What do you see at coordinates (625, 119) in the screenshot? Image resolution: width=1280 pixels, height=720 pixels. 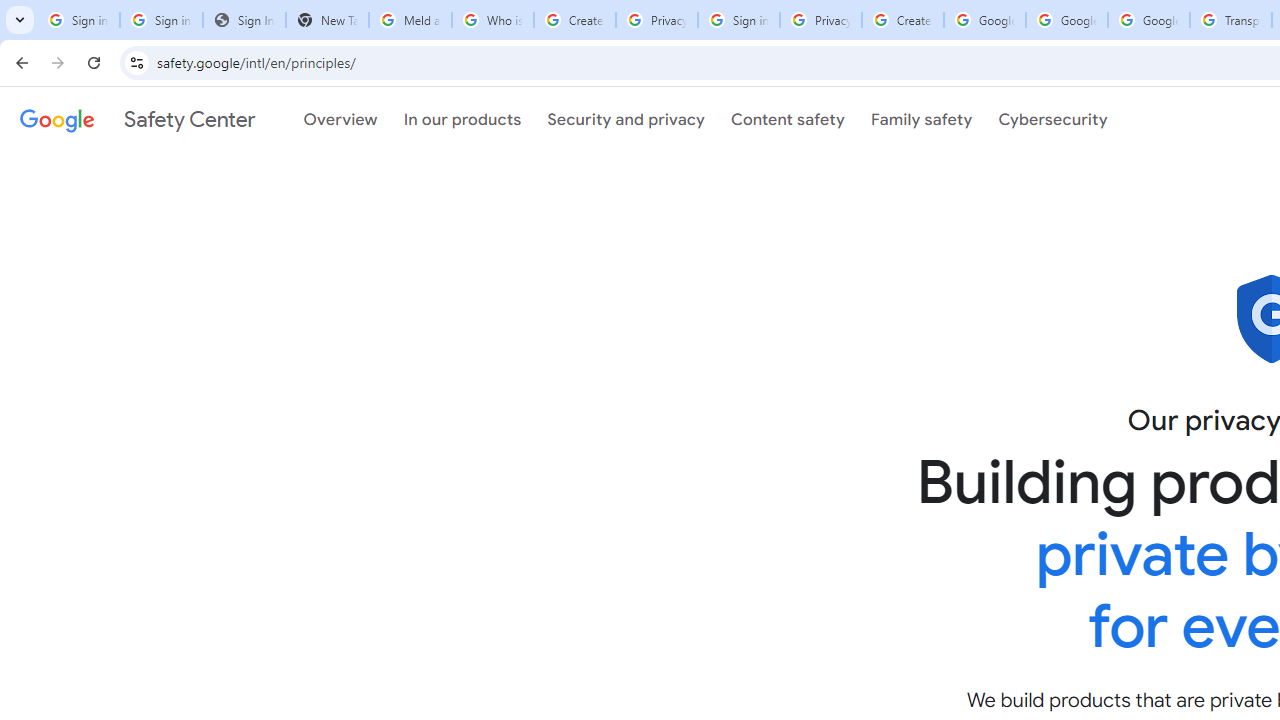 I see `'Security and privacy'` at bounding box center [625, 119].